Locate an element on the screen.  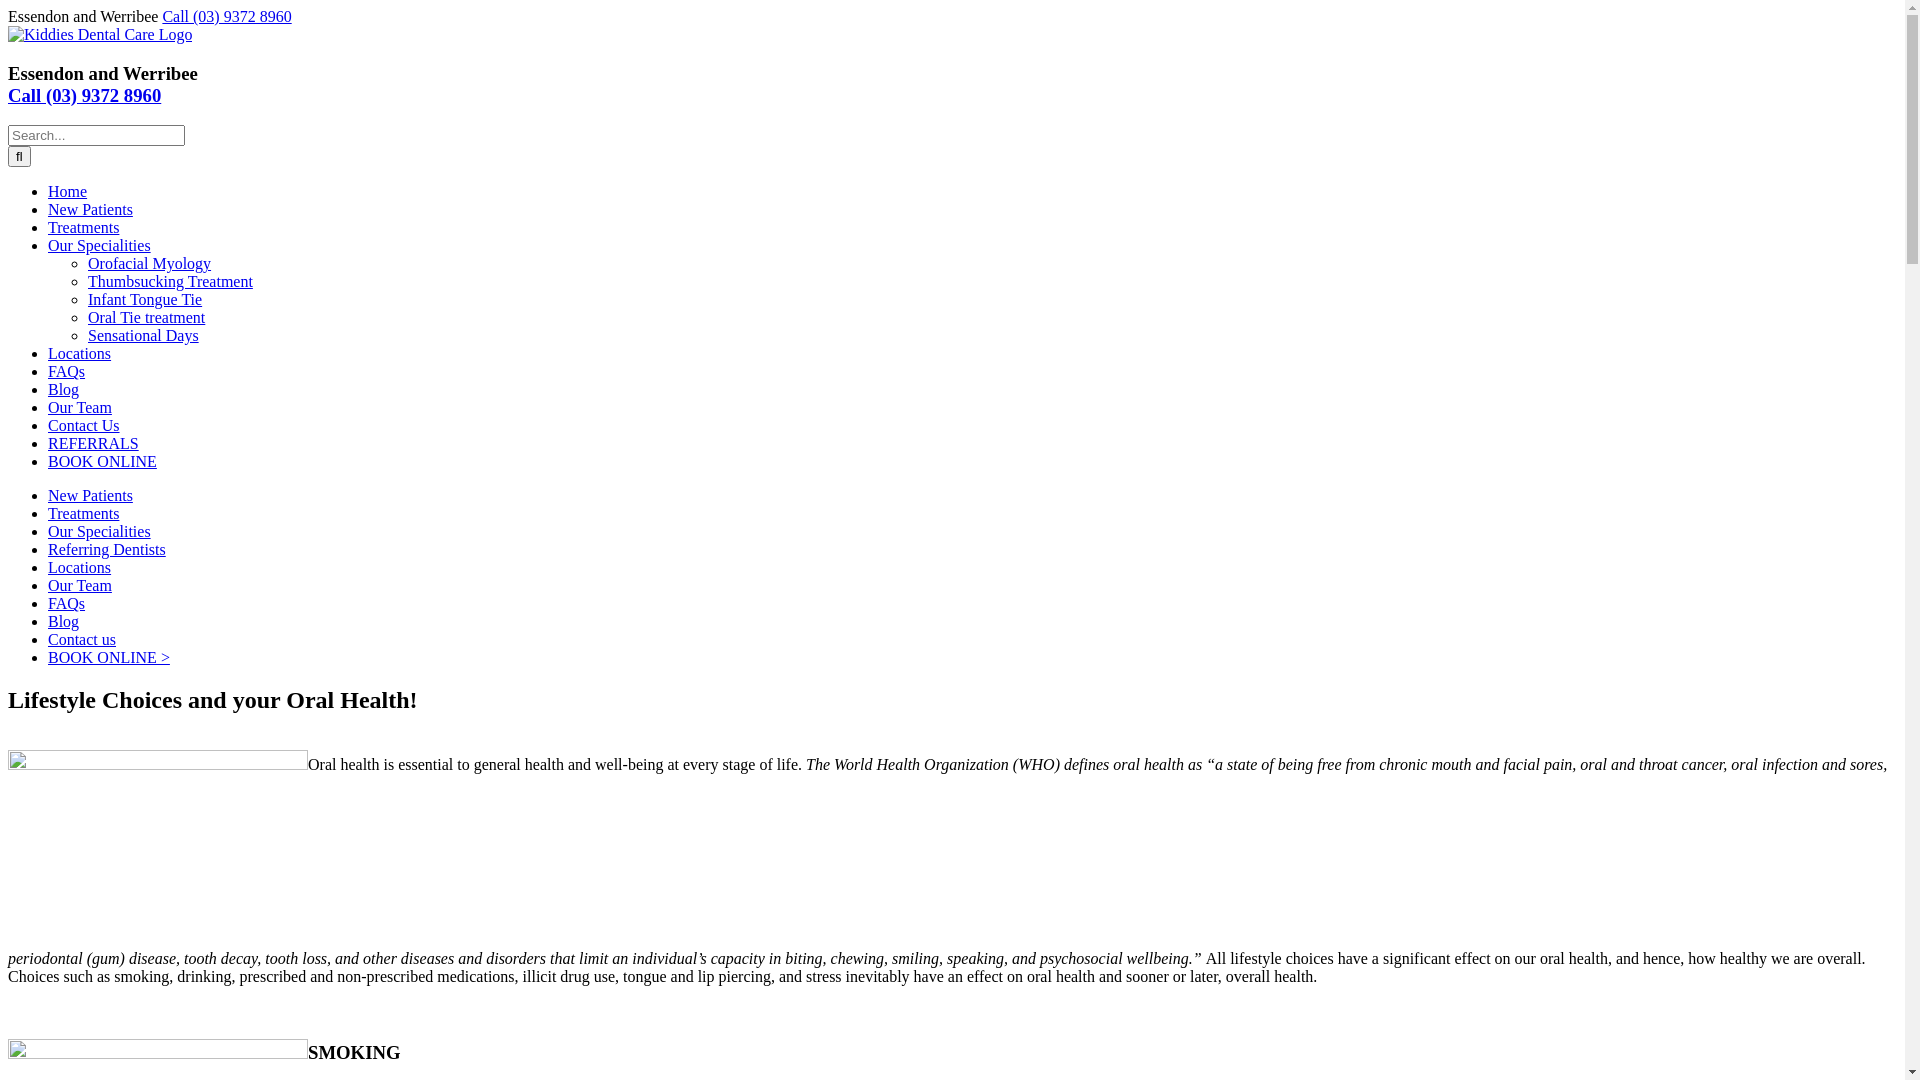
'Orofacial Myology' is located at coordinates (148, 262).